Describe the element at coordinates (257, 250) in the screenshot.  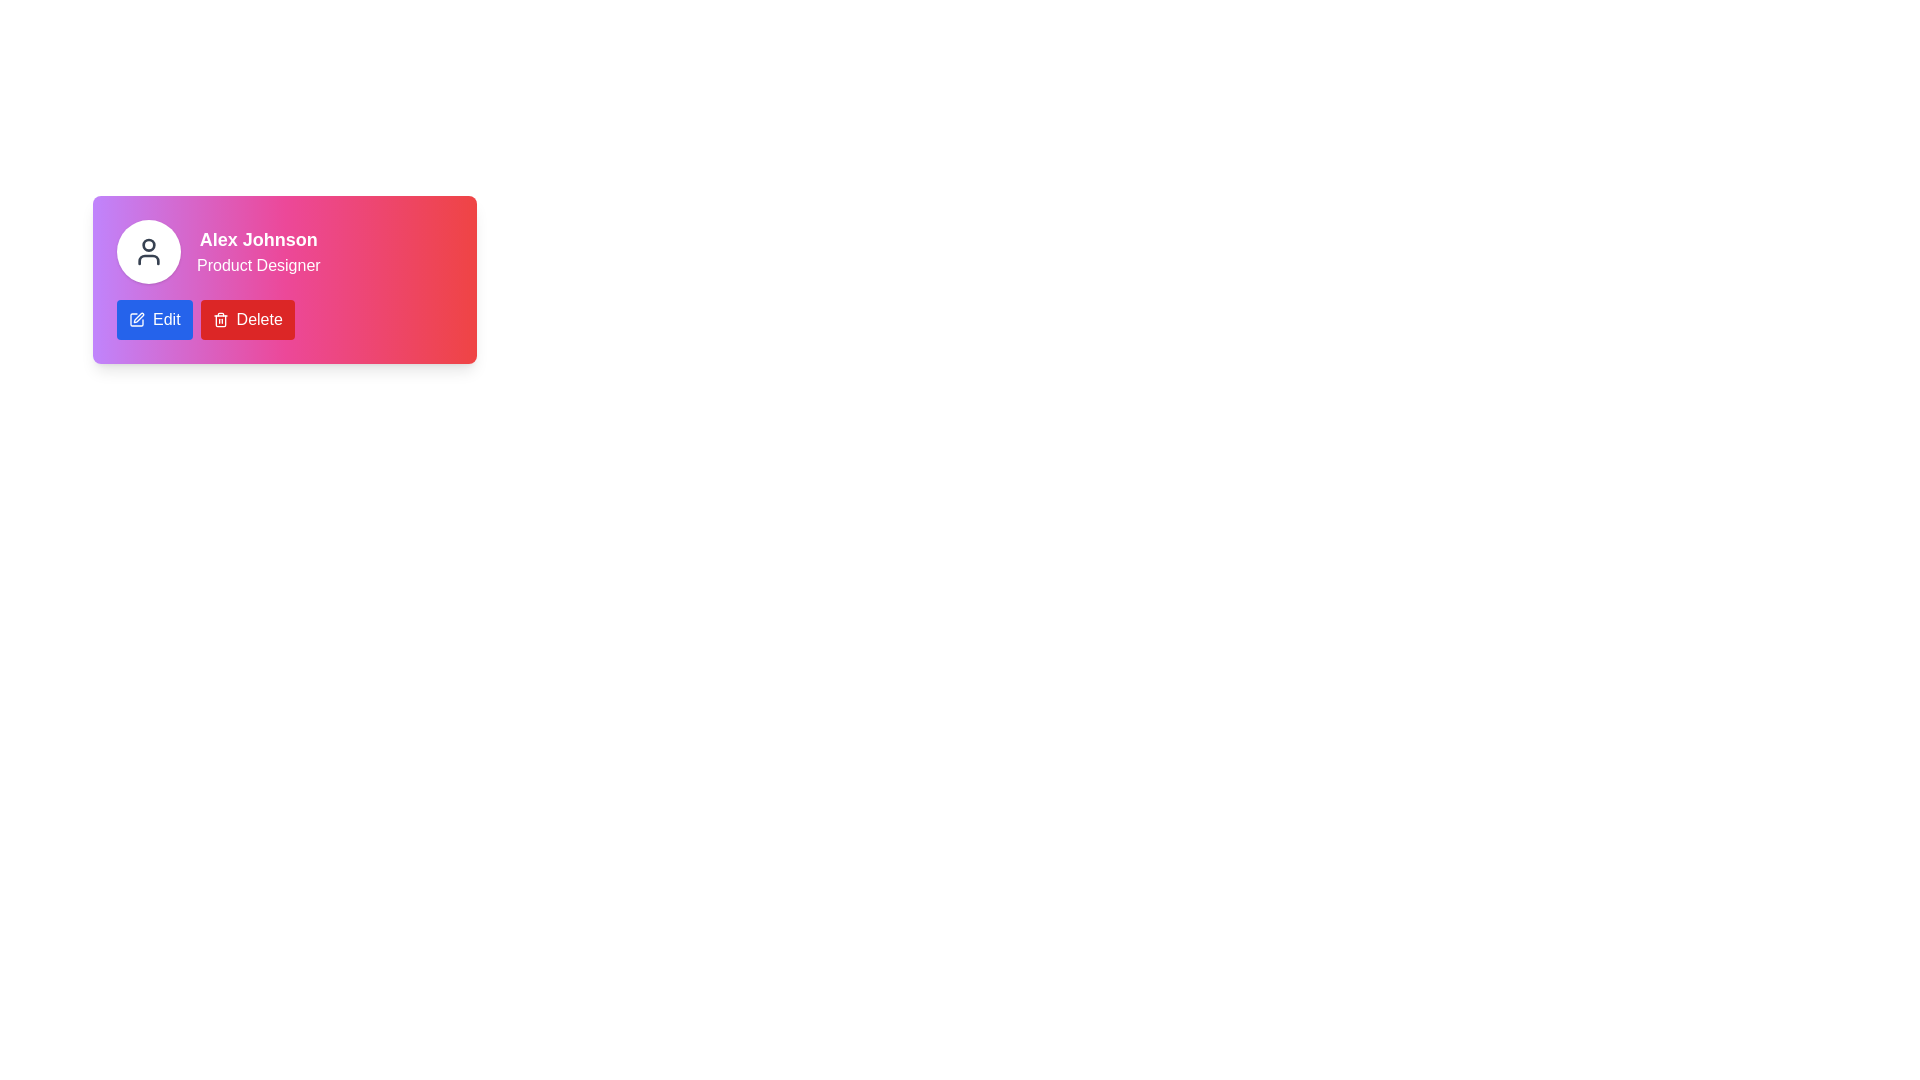
I see `the Text Display element that shows the name 'Alex Johnson'` at that location.